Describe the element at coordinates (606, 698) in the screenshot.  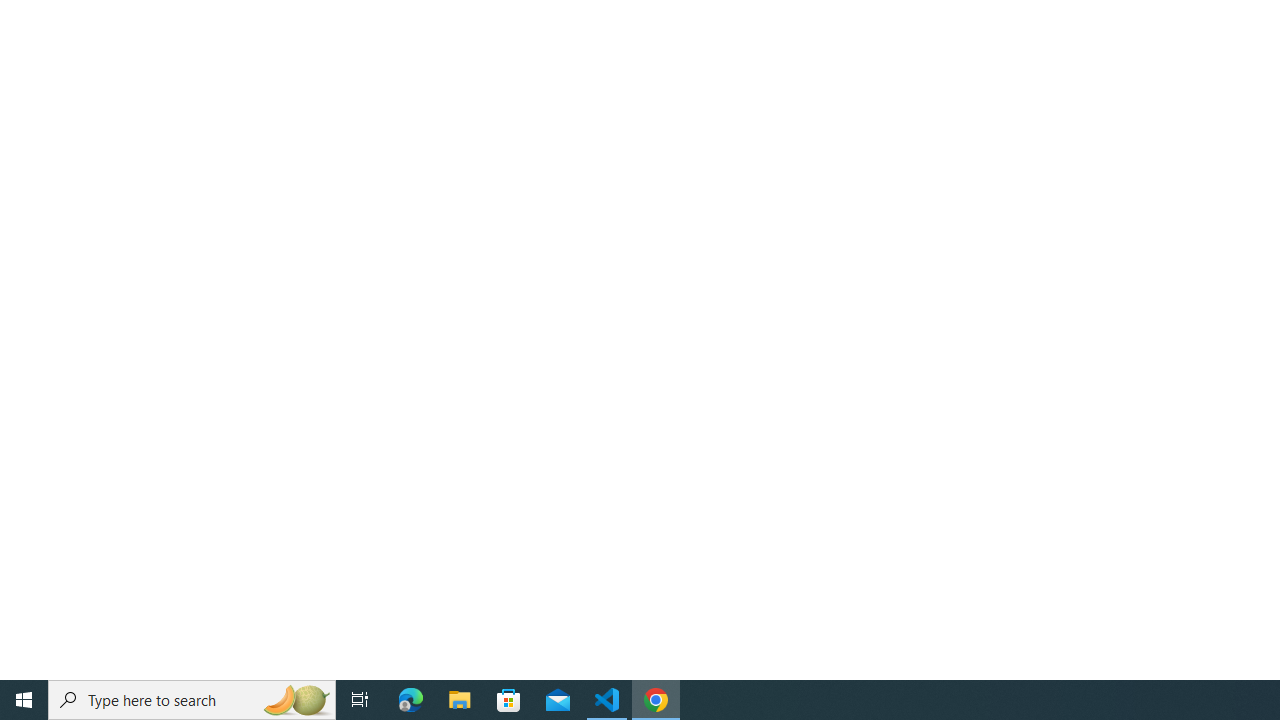
I see `'Visual Studio Code - 1 running window'` at that location.